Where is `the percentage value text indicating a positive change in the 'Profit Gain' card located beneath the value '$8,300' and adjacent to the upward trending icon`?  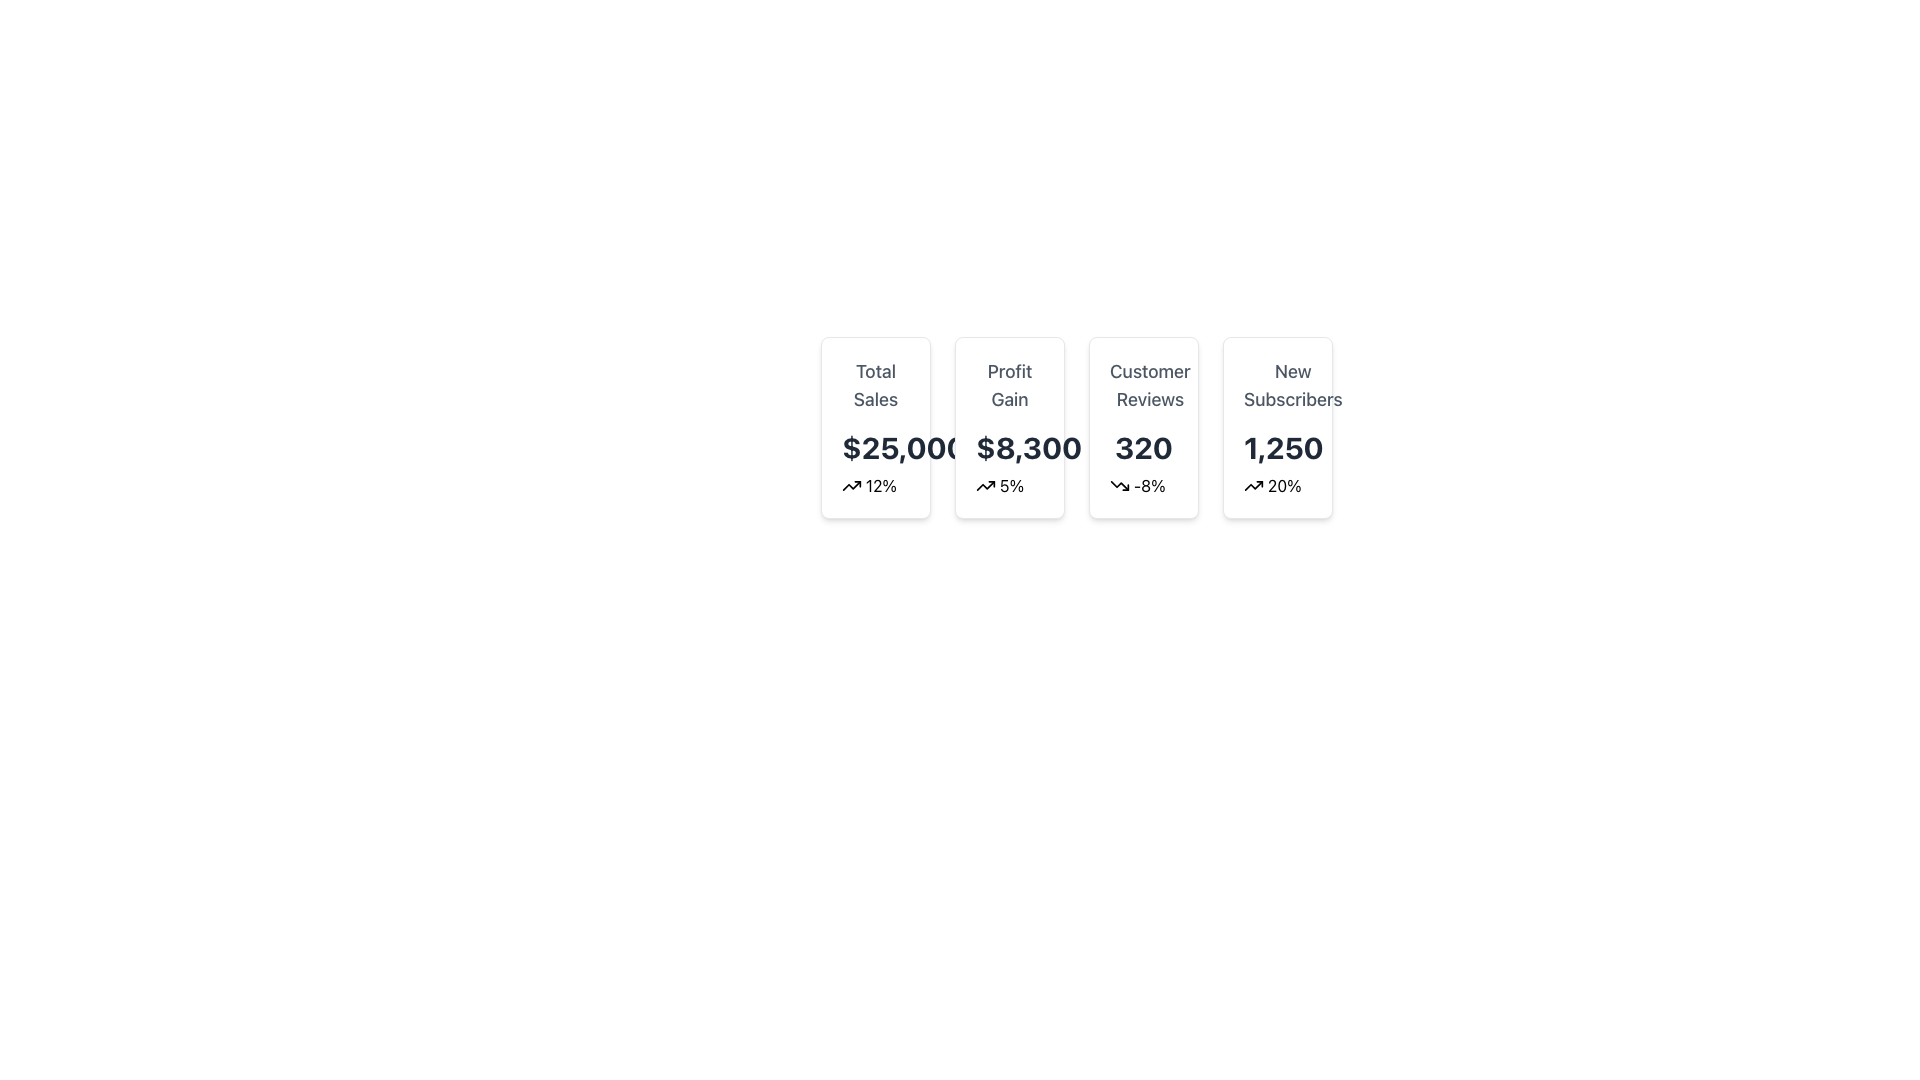
the percentage value text indicating a positive change in the 'Profit Gain' card located beneath the value '$8,300' and adjacent to the upward trending icon is located at coordinates (1012, 486).